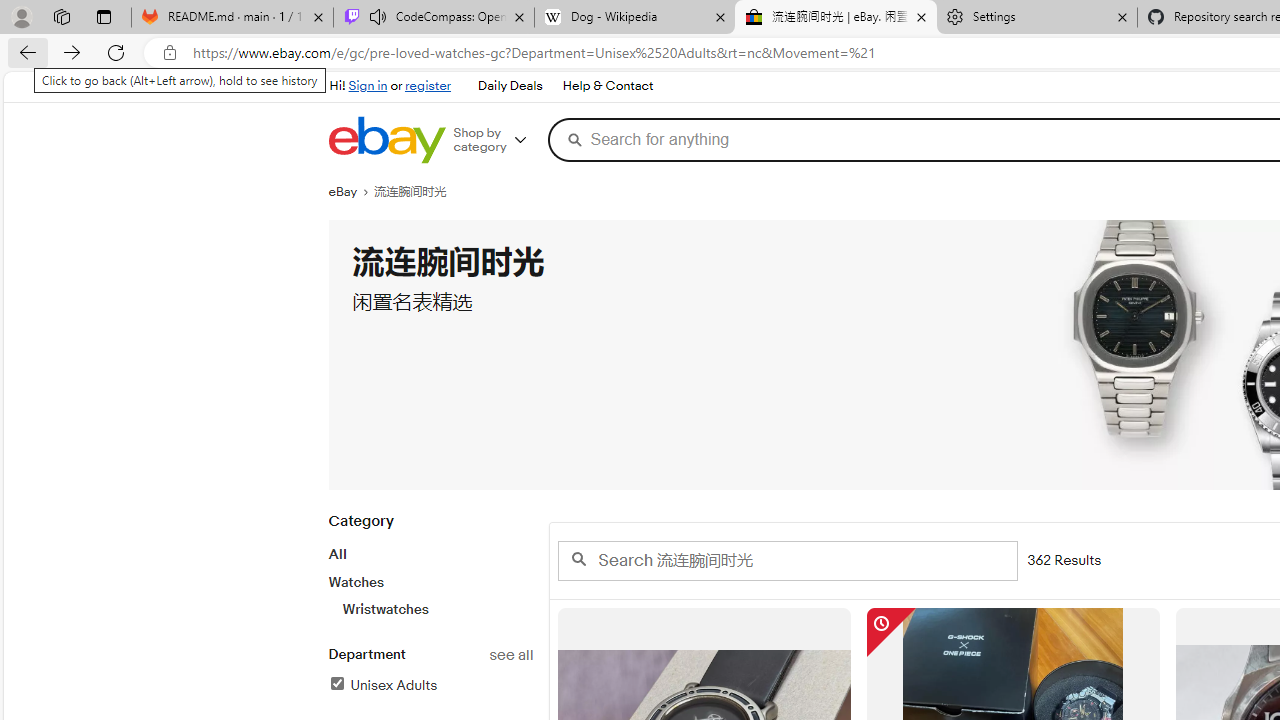 This screenshot has width=1280, height=720. Describe the element at coordinates (386, 139) in the screenshot. I see `'eBay Home'` at that location.